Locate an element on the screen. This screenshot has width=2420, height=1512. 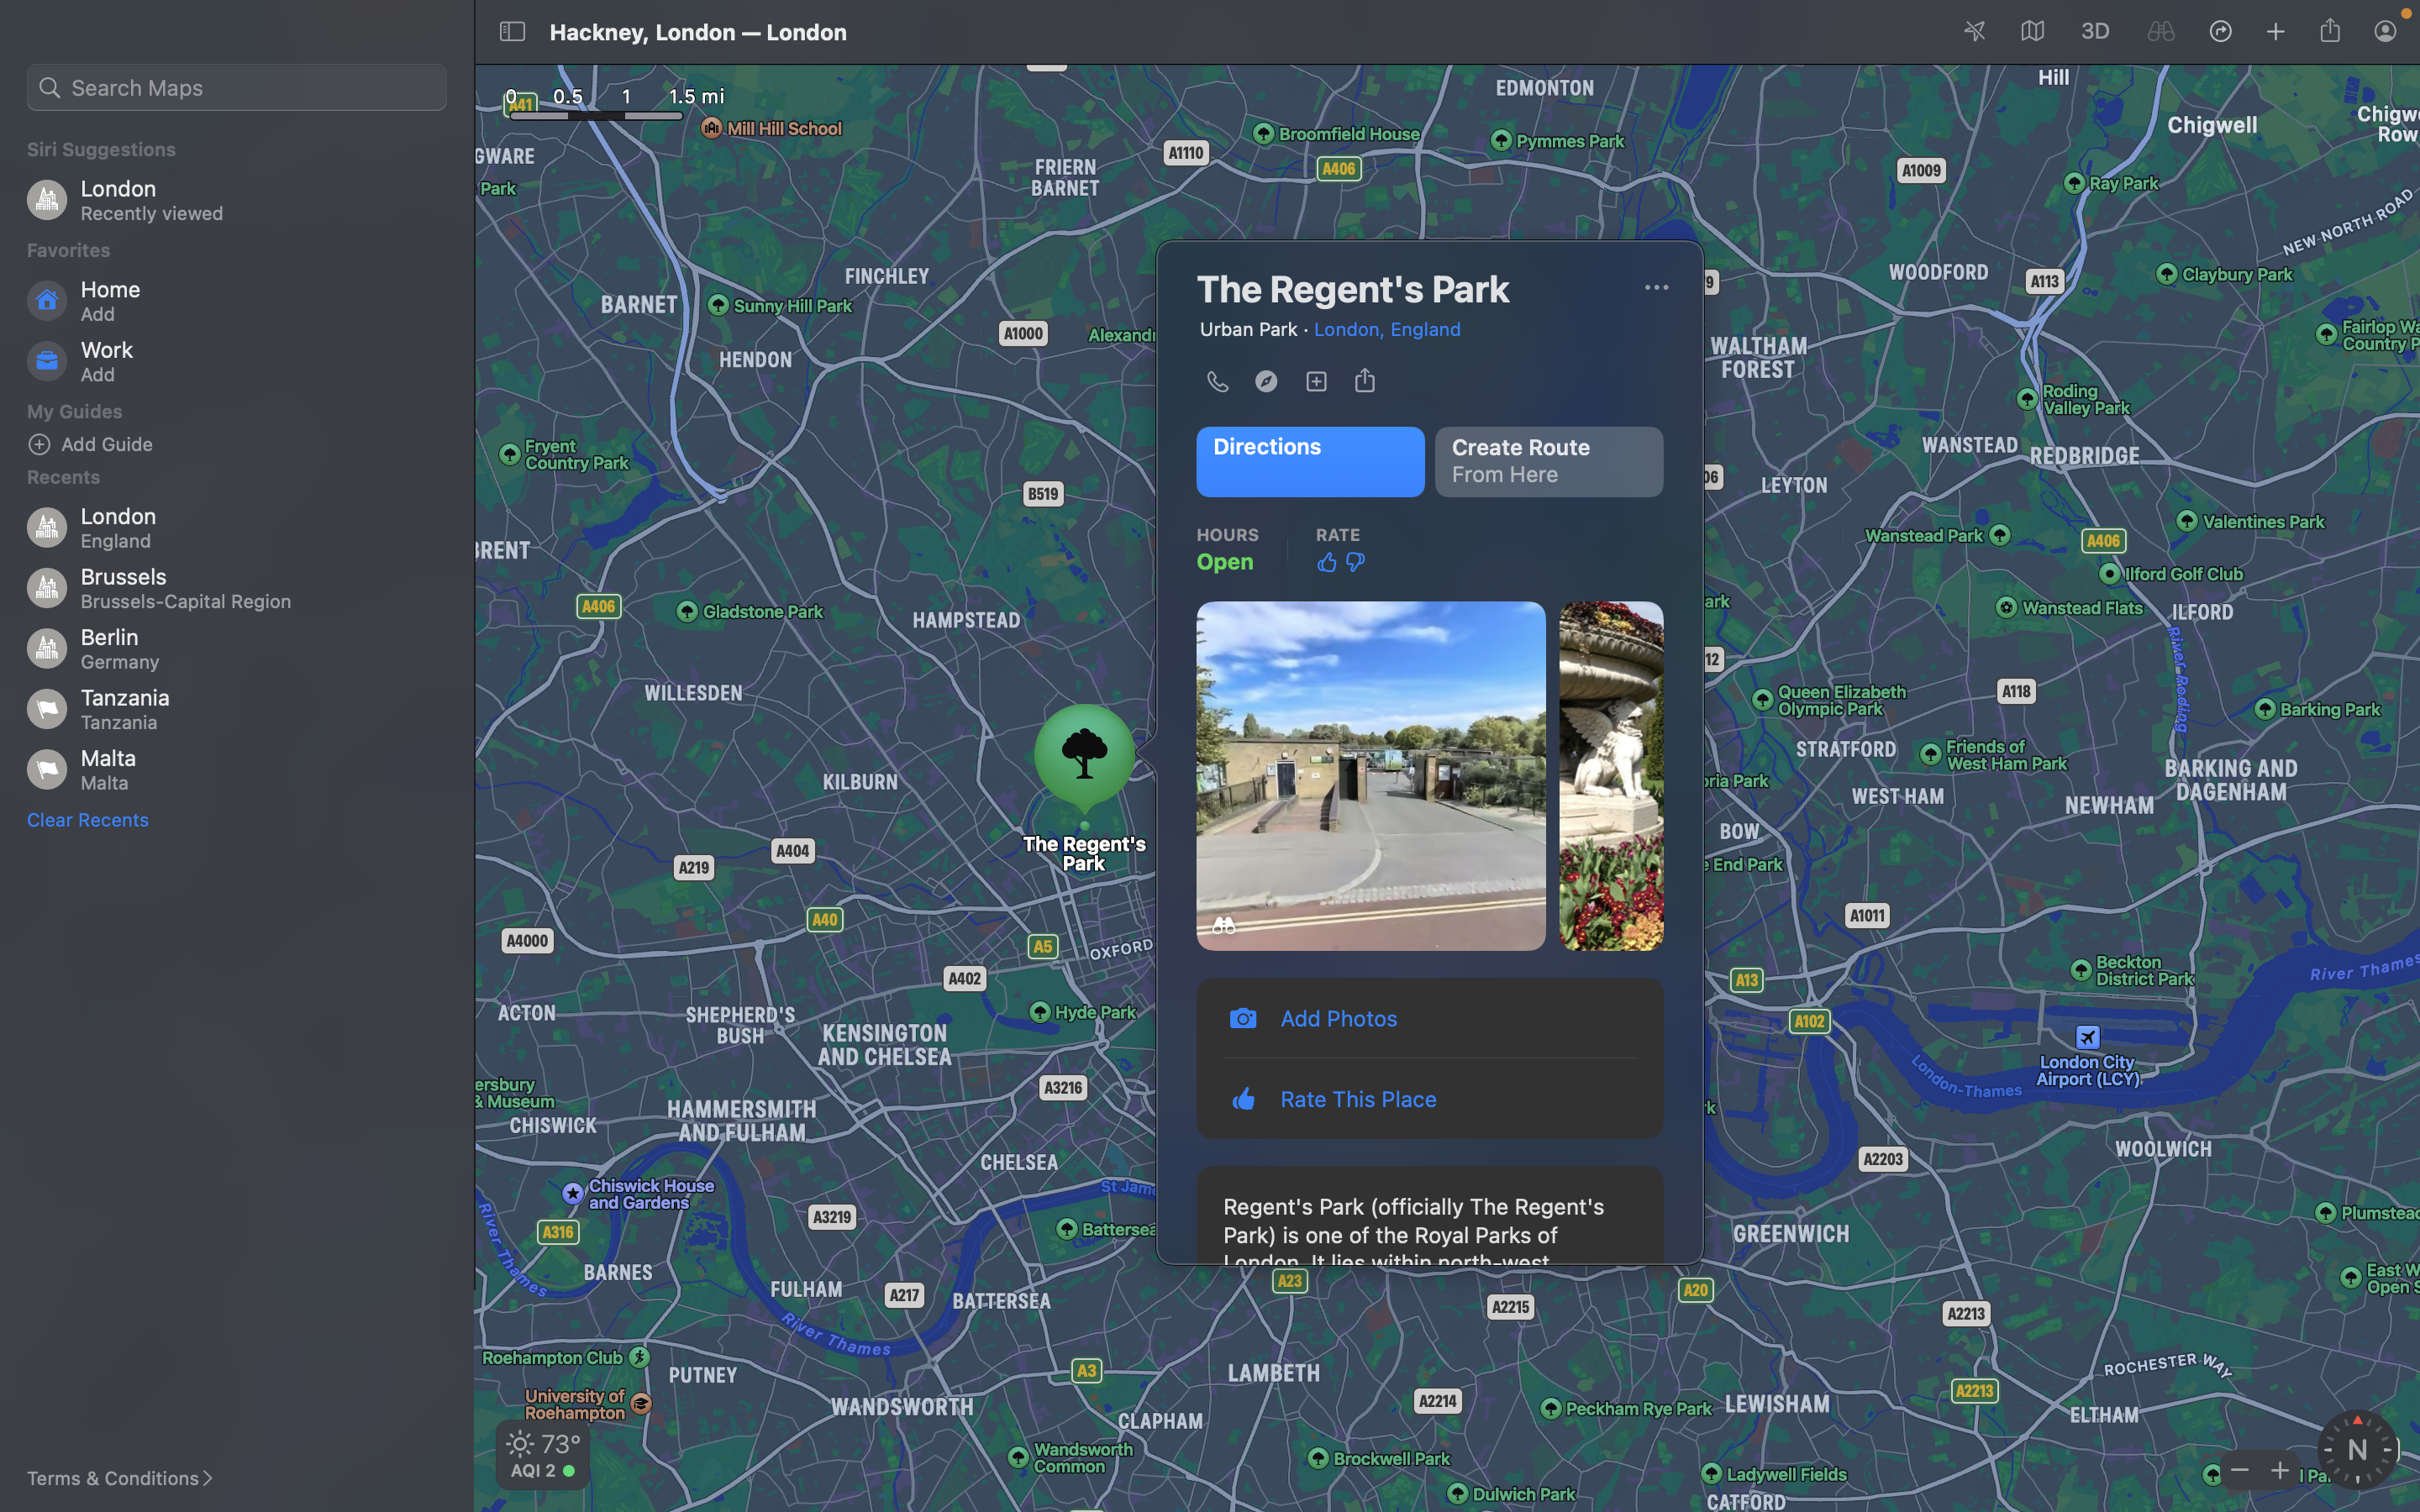
Search for nearby restaurants by typing "restaurants" in the search bar is located at coordinates (234, 83).